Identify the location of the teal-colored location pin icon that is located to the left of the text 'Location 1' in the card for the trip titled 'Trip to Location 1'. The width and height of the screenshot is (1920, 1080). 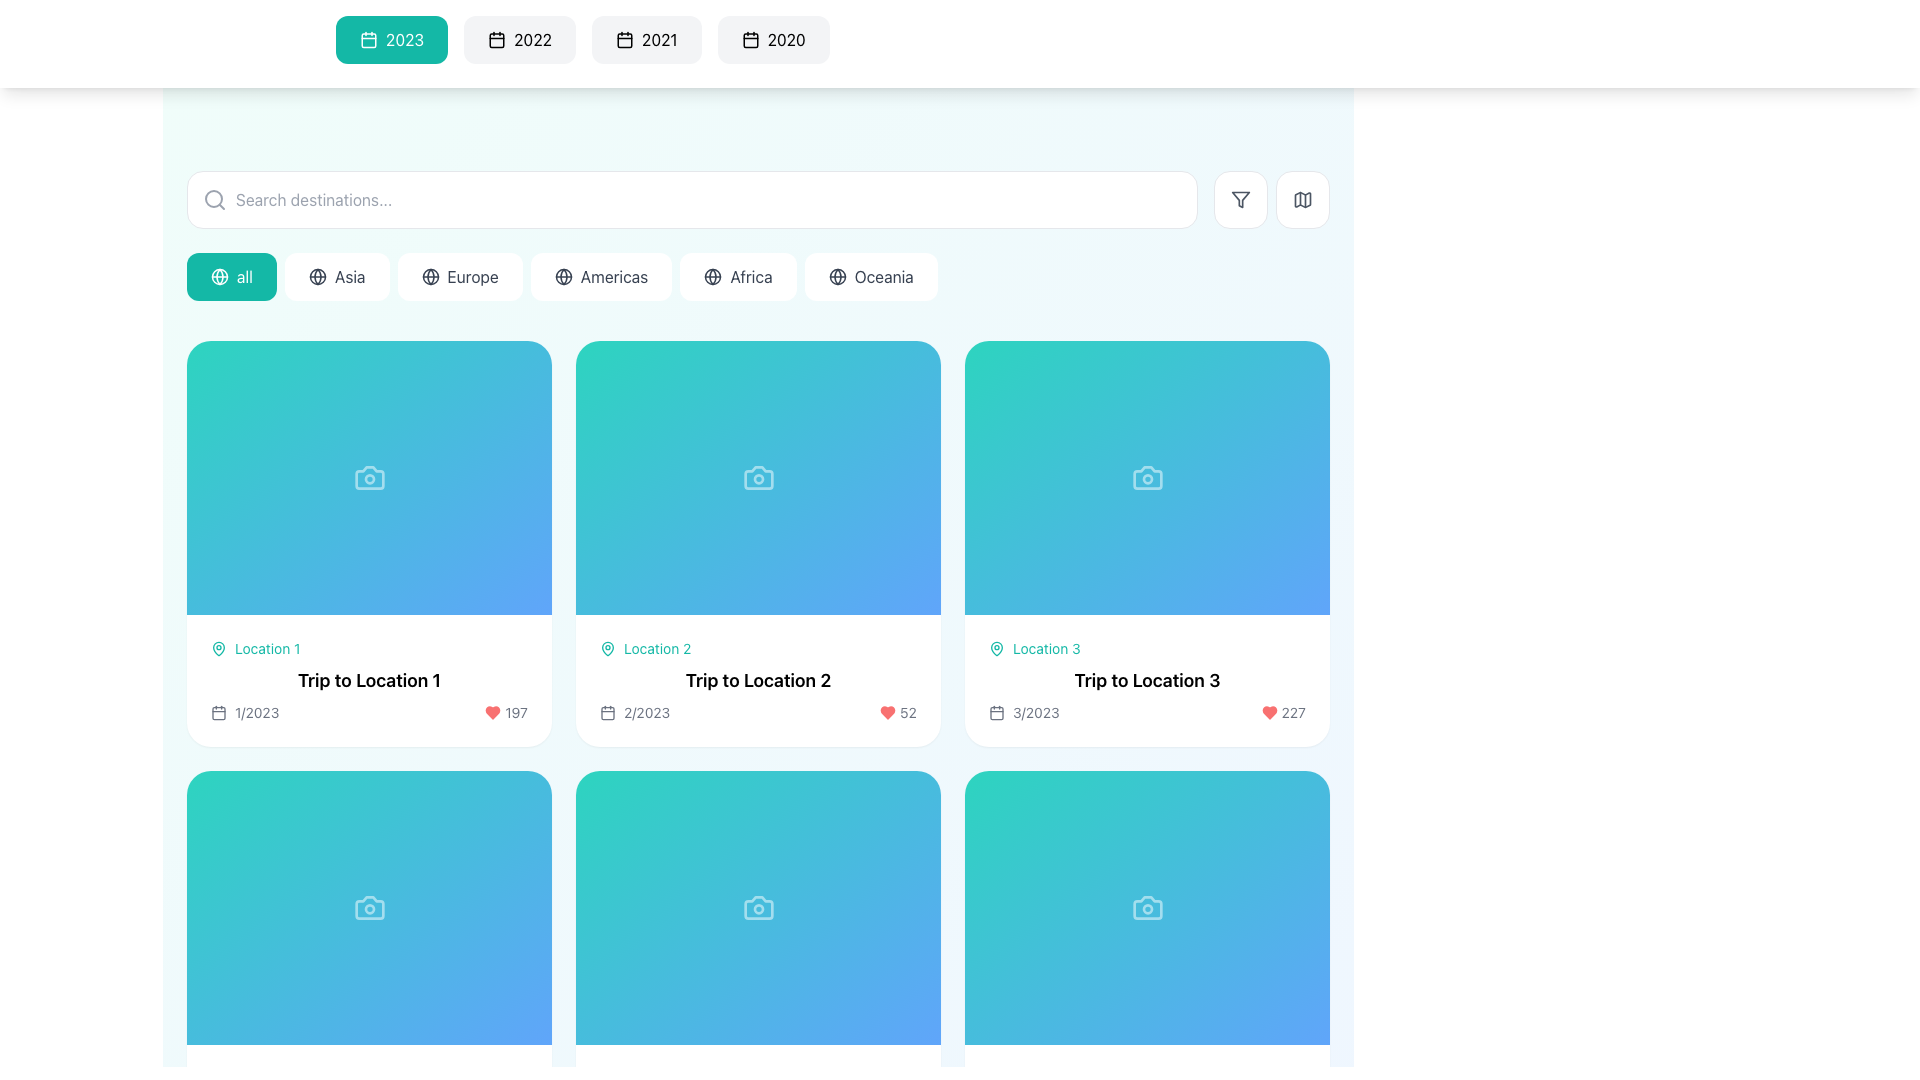
(219, 648).